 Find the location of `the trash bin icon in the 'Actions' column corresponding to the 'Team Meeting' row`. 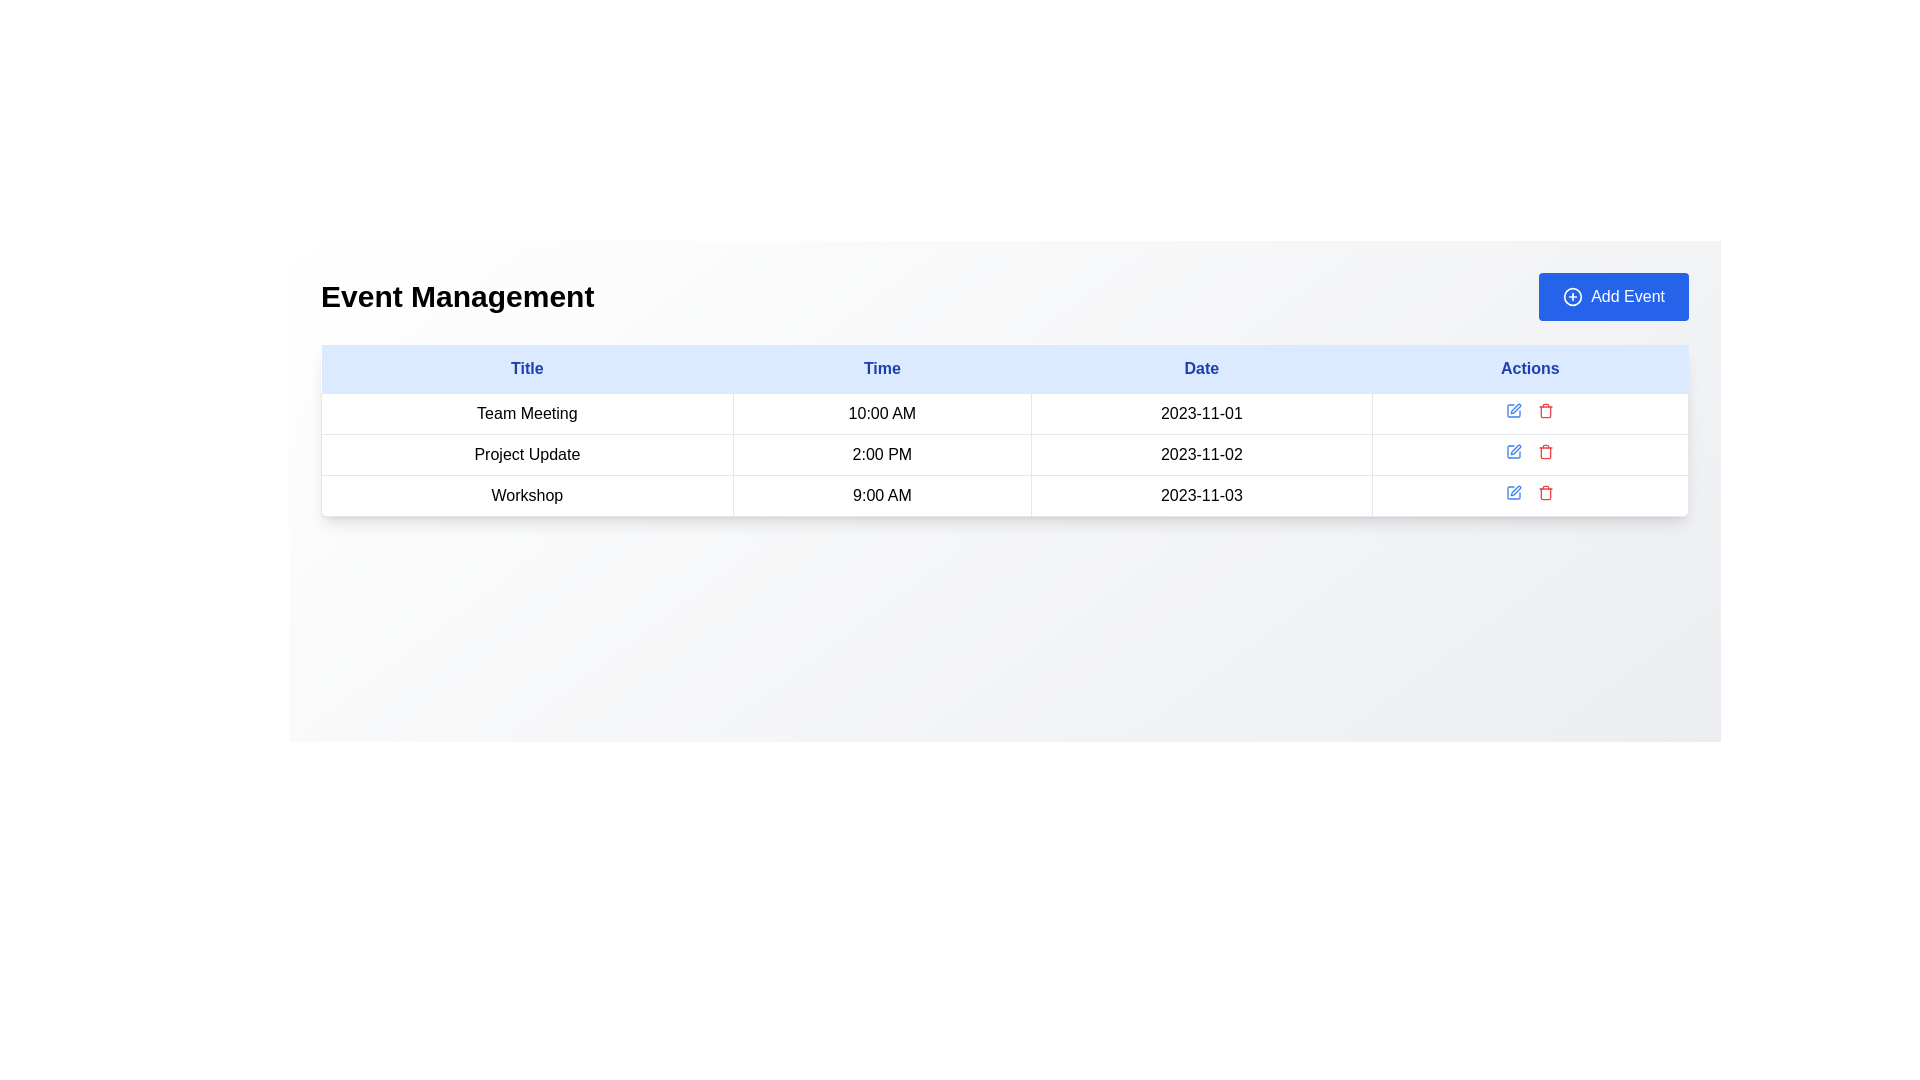

the trash bin icon in the 'Actions' column corresponding to the 'Team Meeting' row is located at coordinates (1545, 411).